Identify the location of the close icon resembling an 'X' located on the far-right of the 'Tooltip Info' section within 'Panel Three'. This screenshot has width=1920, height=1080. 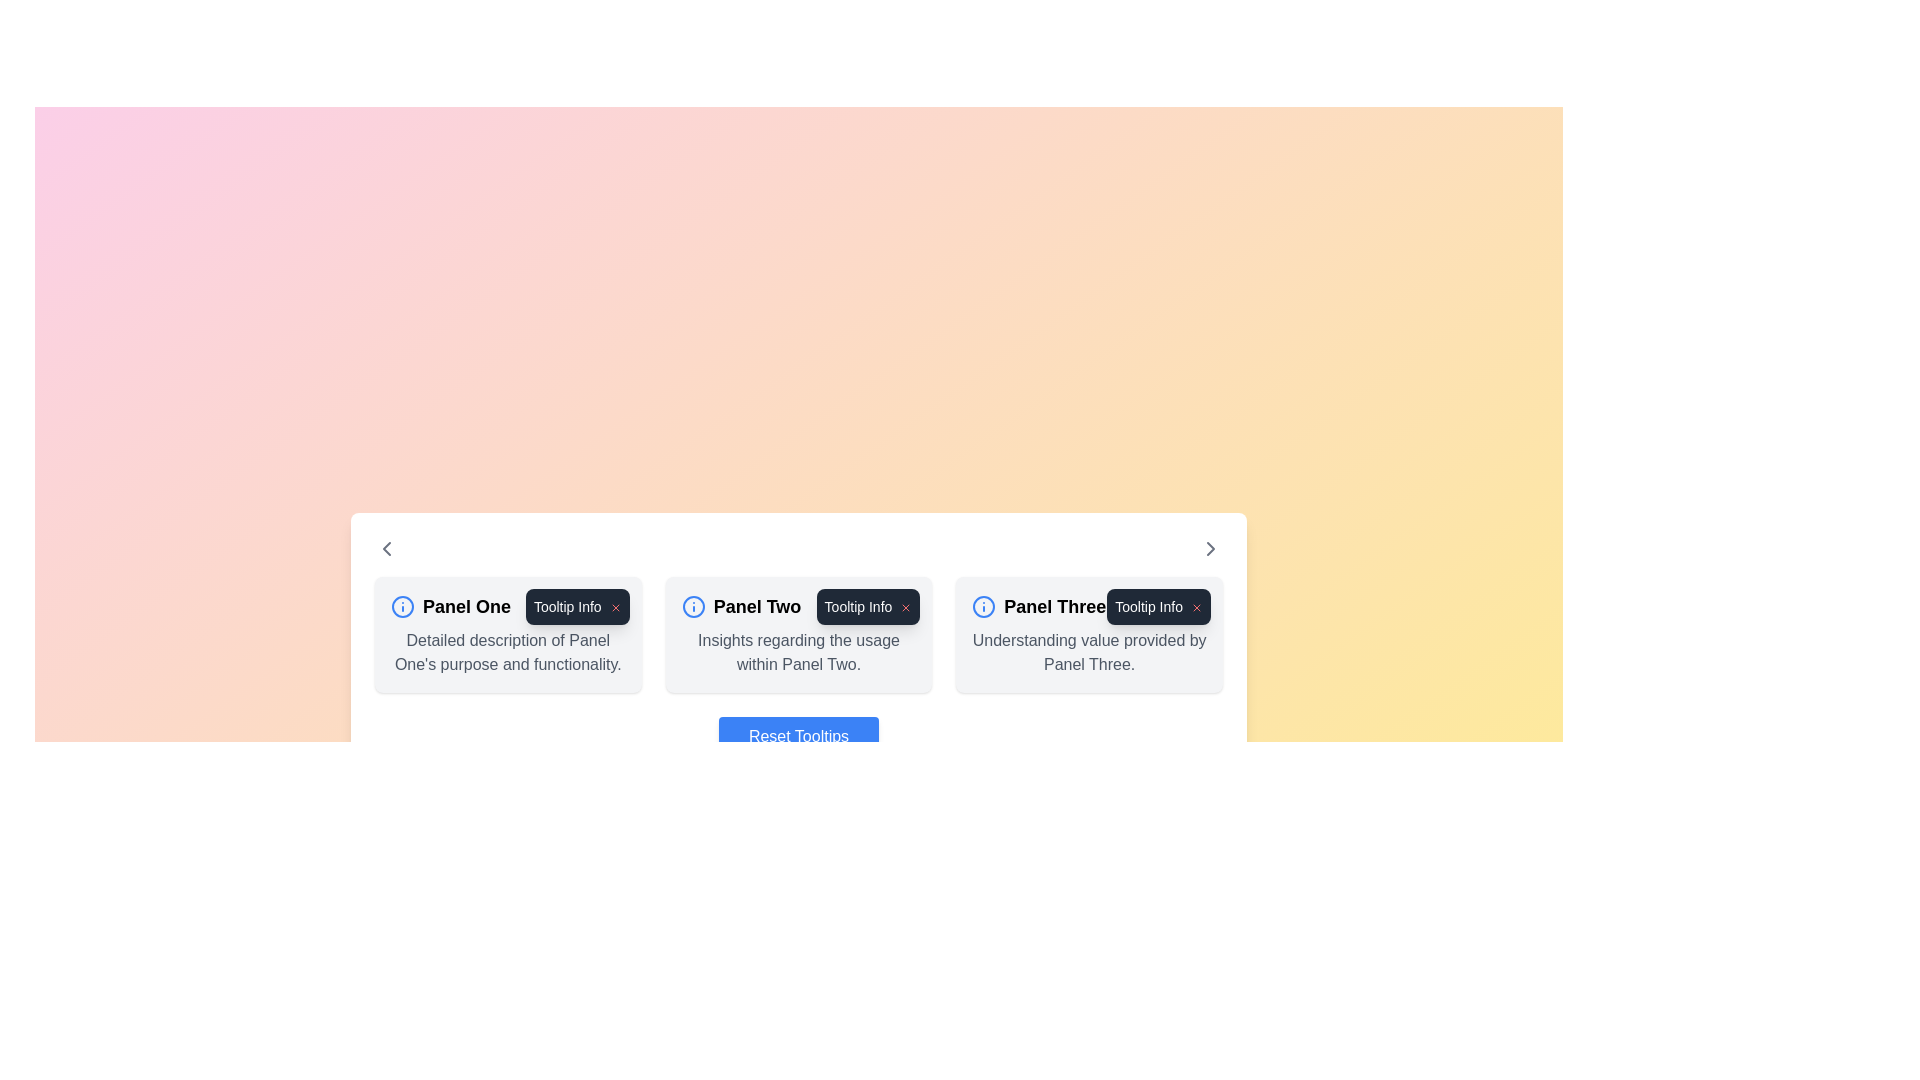
(1196, 607).